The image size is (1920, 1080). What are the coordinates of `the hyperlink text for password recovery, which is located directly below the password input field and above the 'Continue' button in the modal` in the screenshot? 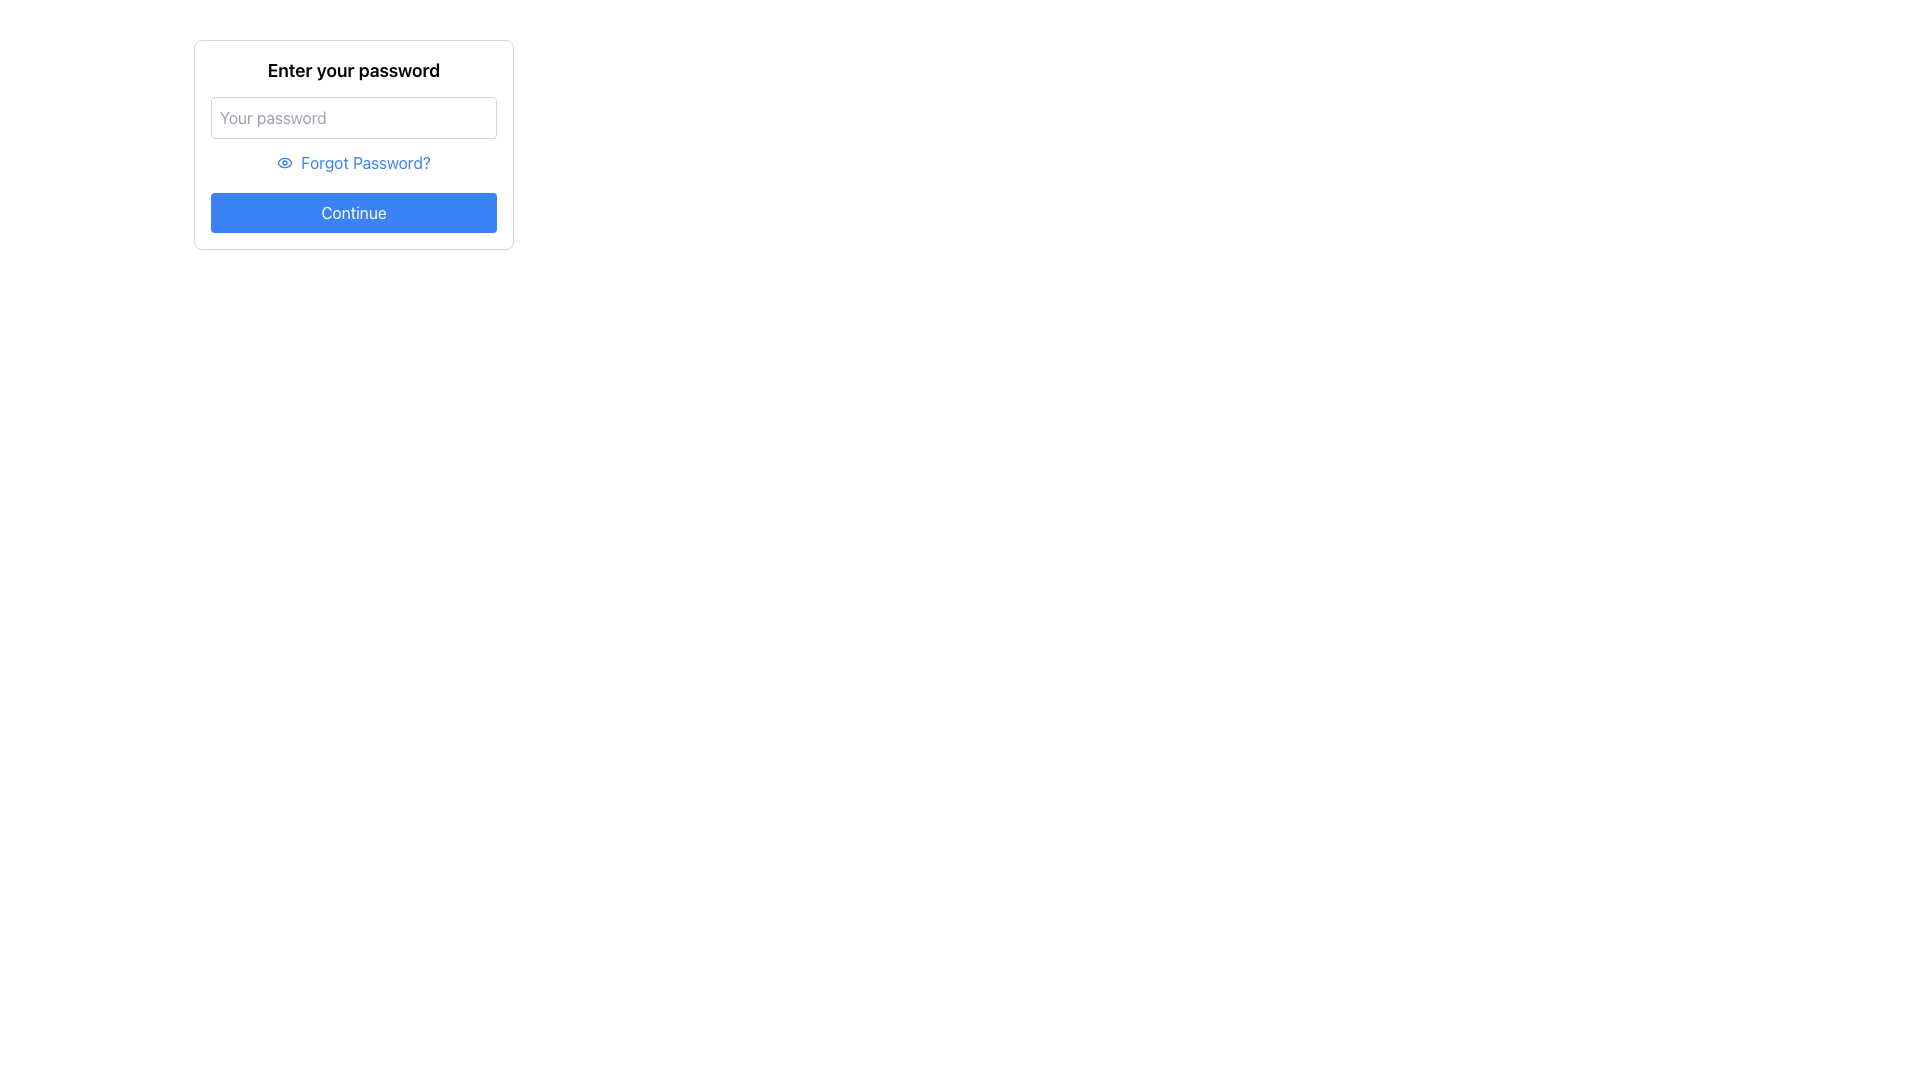 It's located at (354, 161).